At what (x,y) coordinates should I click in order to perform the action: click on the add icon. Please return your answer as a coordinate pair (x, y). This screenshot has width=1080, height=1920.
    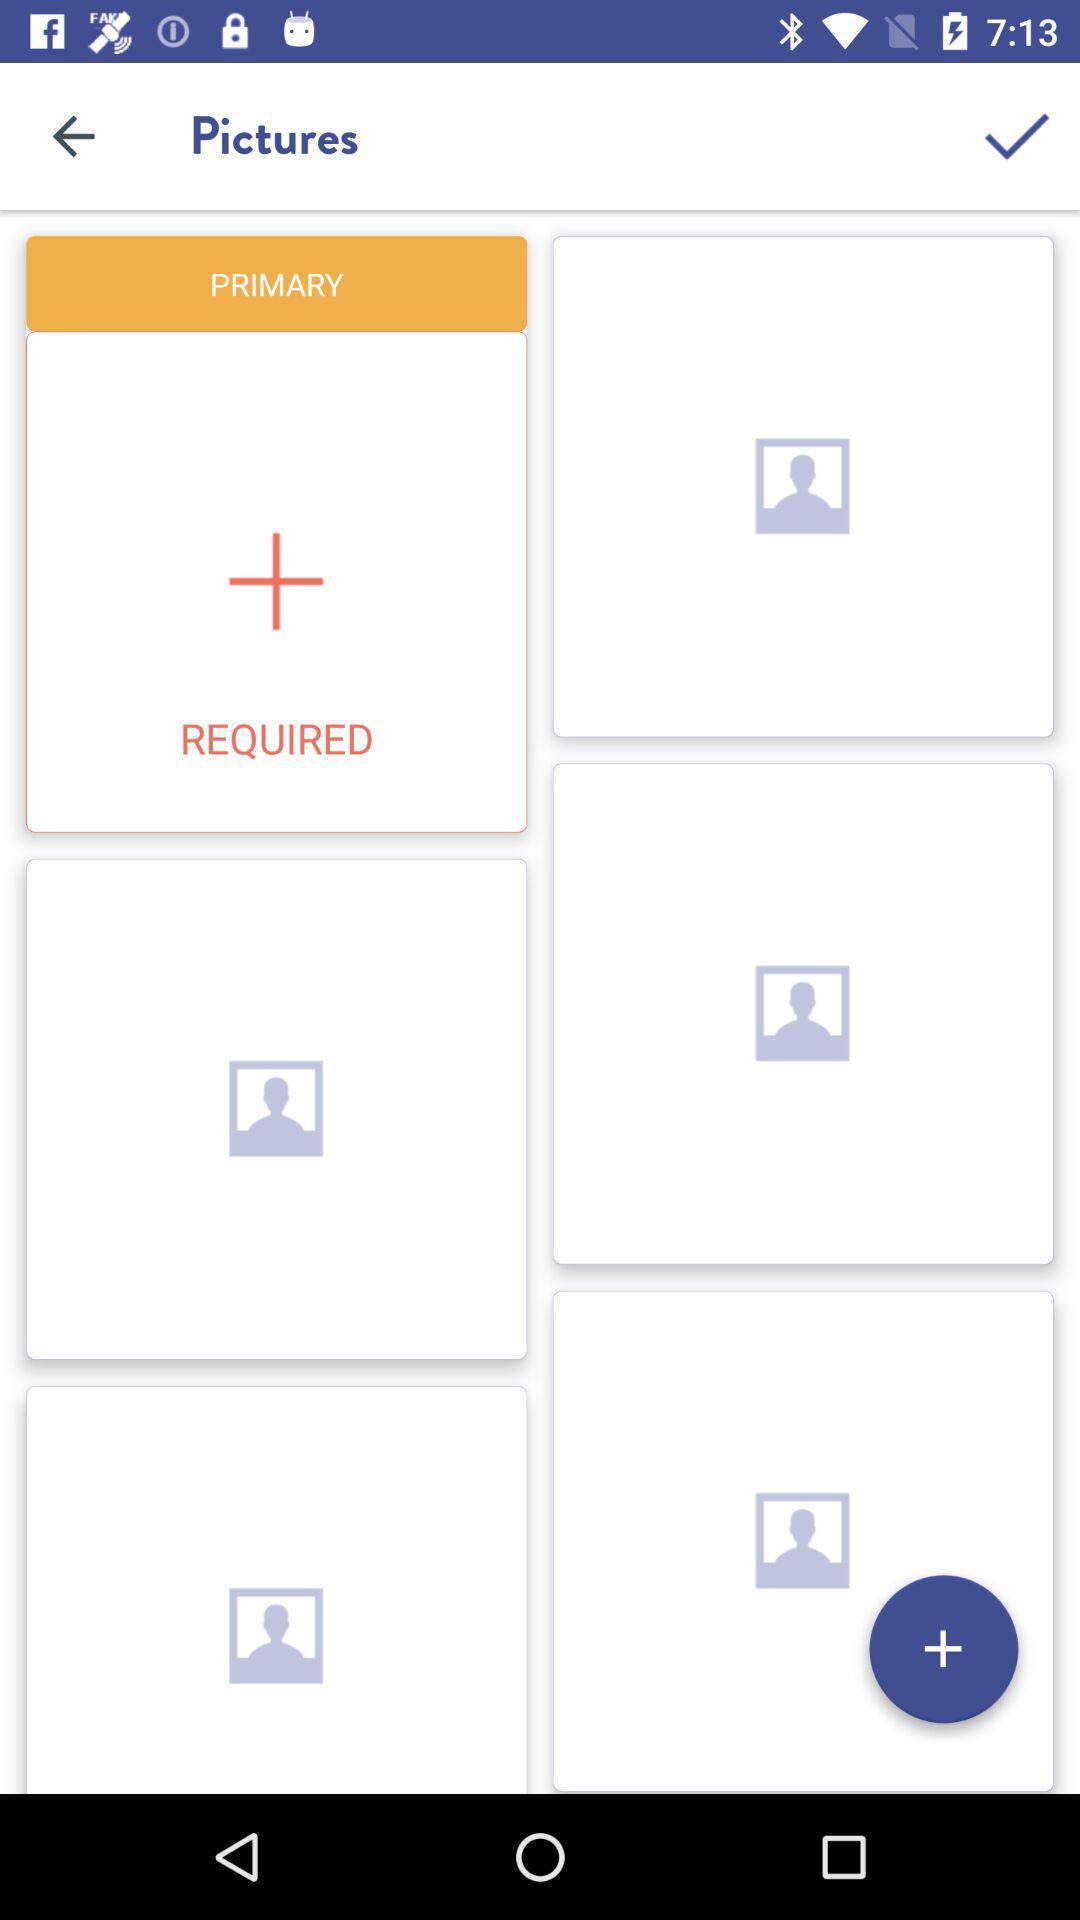
    Looking at the image, I should click on (943, 1657).